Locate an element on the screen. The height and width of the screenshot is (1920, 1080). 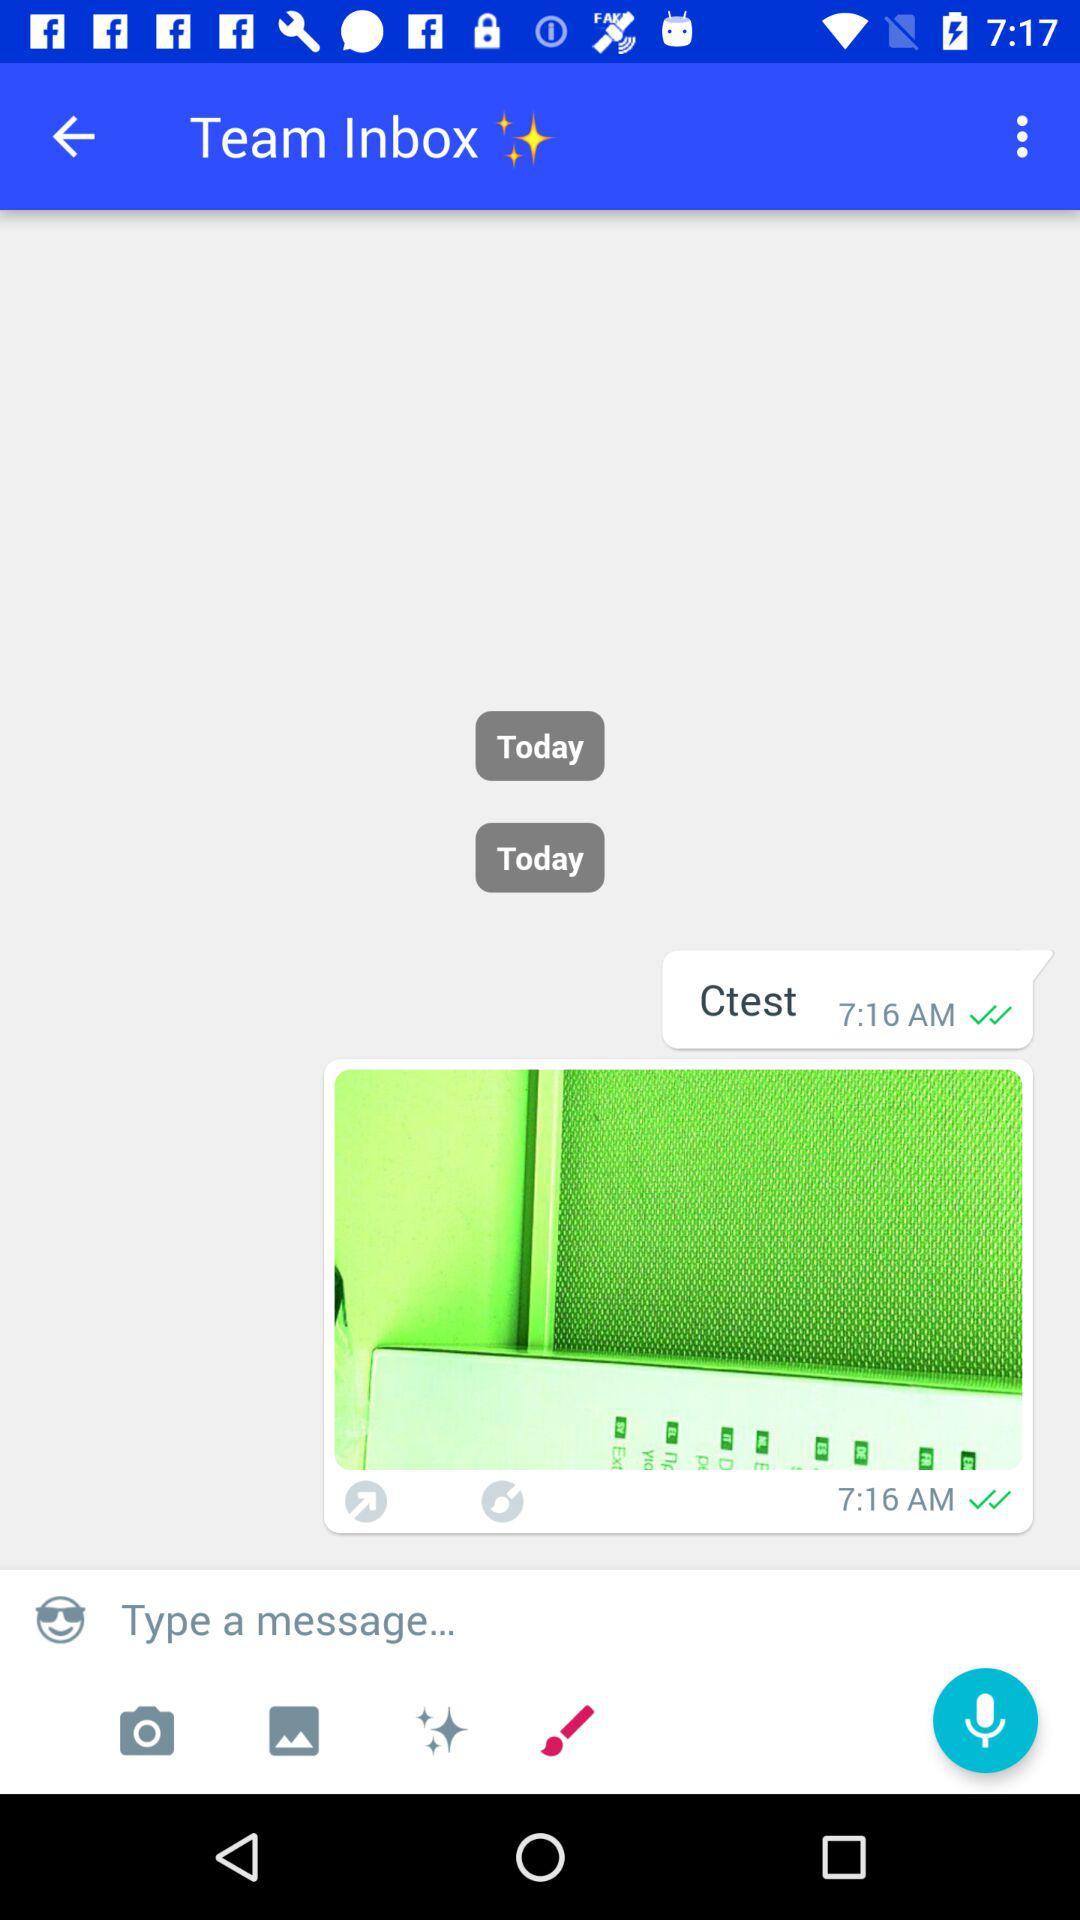
minimize image is located at coordinates (501, 1501).